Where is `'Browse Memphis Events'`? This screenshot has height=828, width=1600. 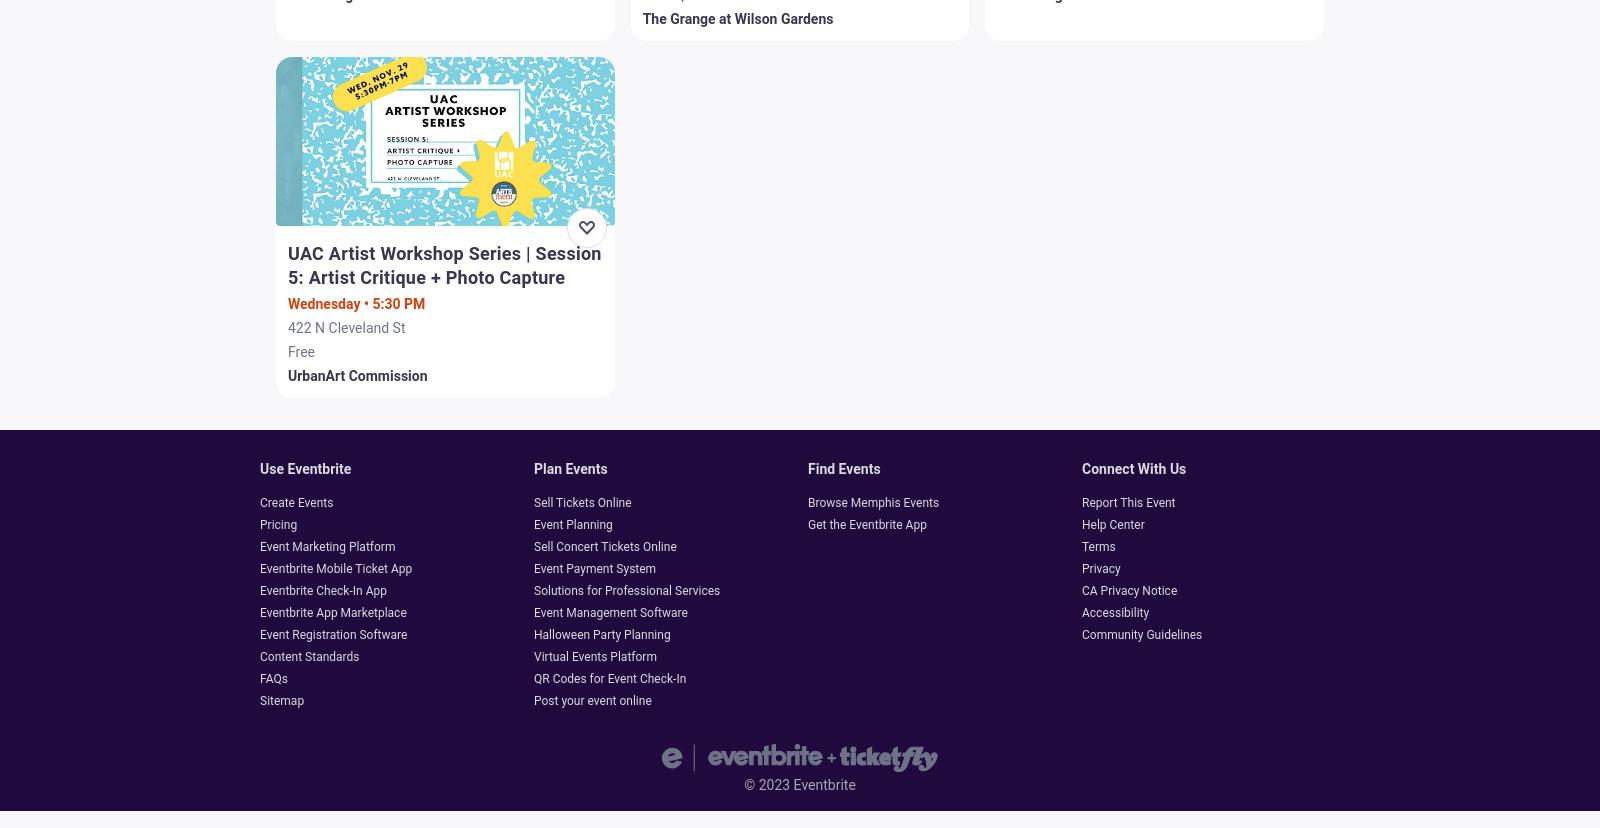
'Browse Memphis Events' is located at coordinates (872, 503).